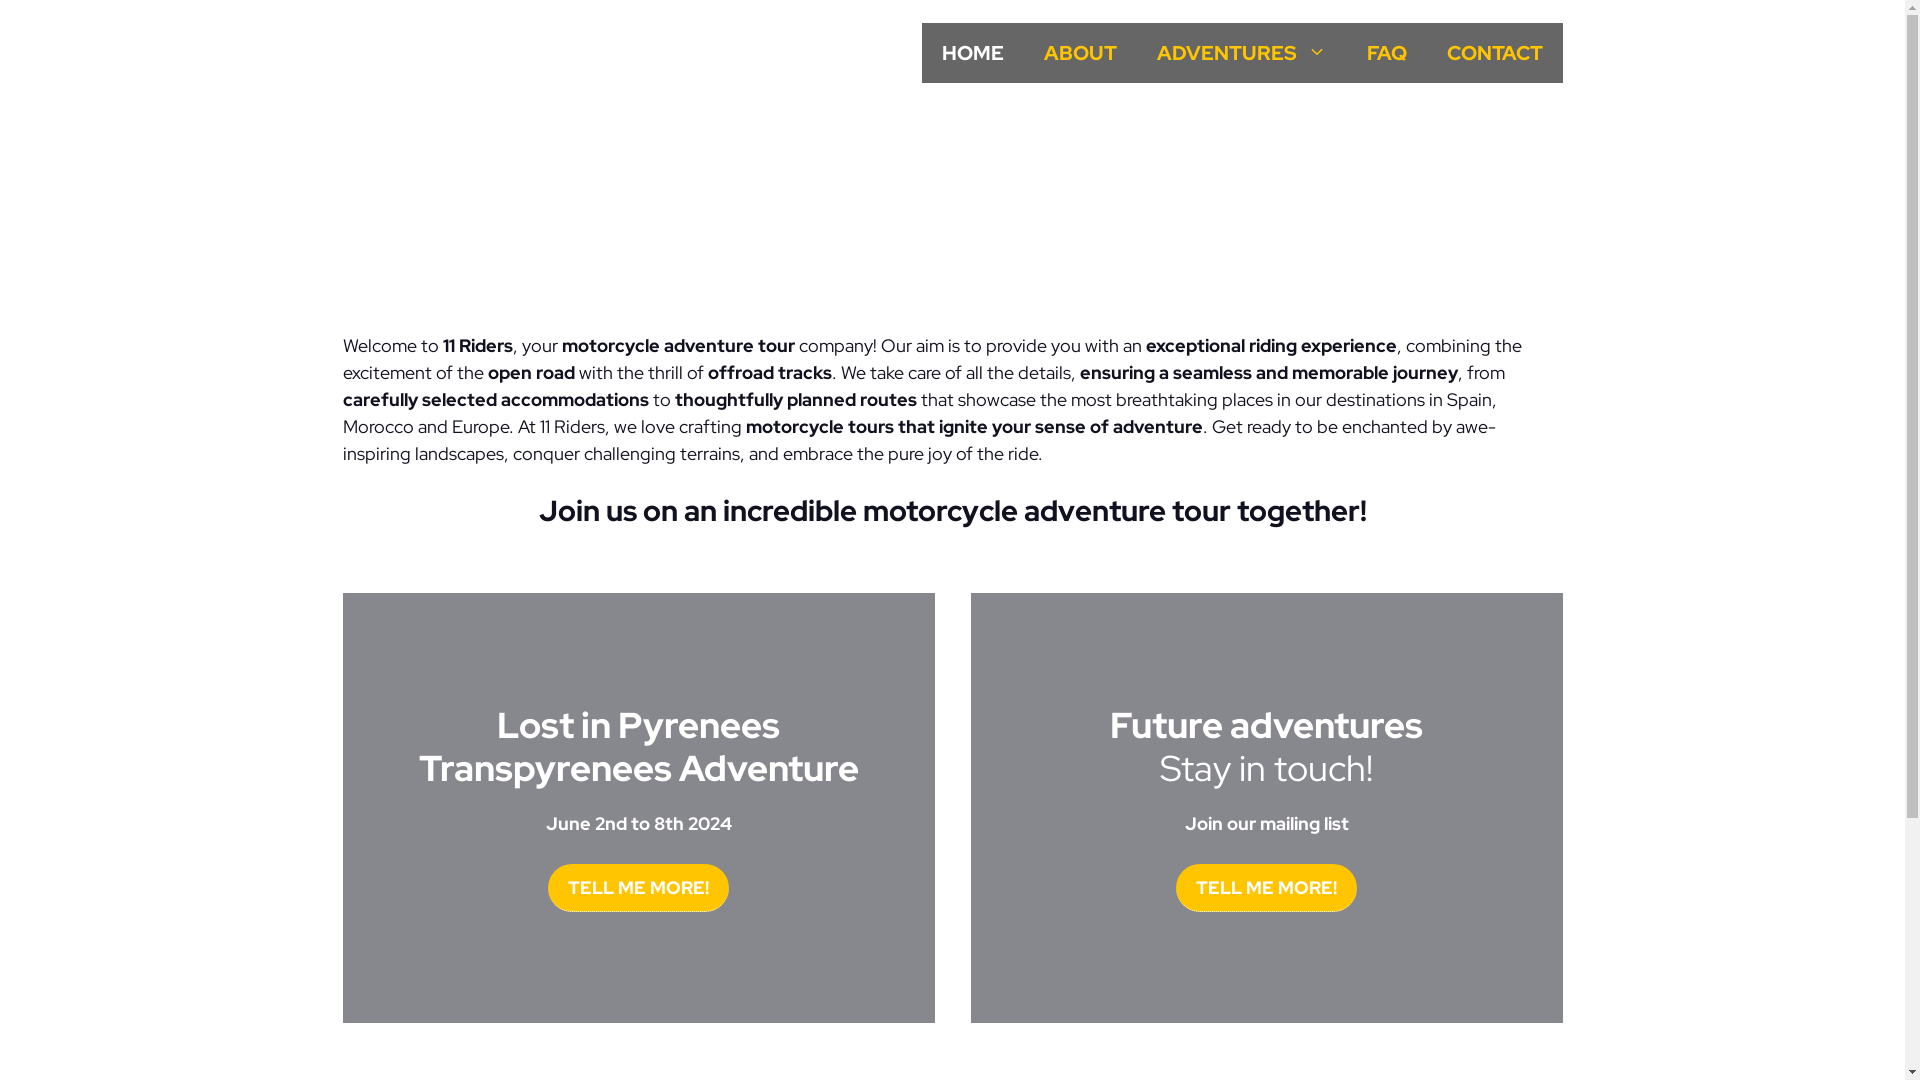 The image size is (1920, 1080). Describe the element at coordinates (1493, 52) in the screenshot. I see `'CONTACT'` at that location.